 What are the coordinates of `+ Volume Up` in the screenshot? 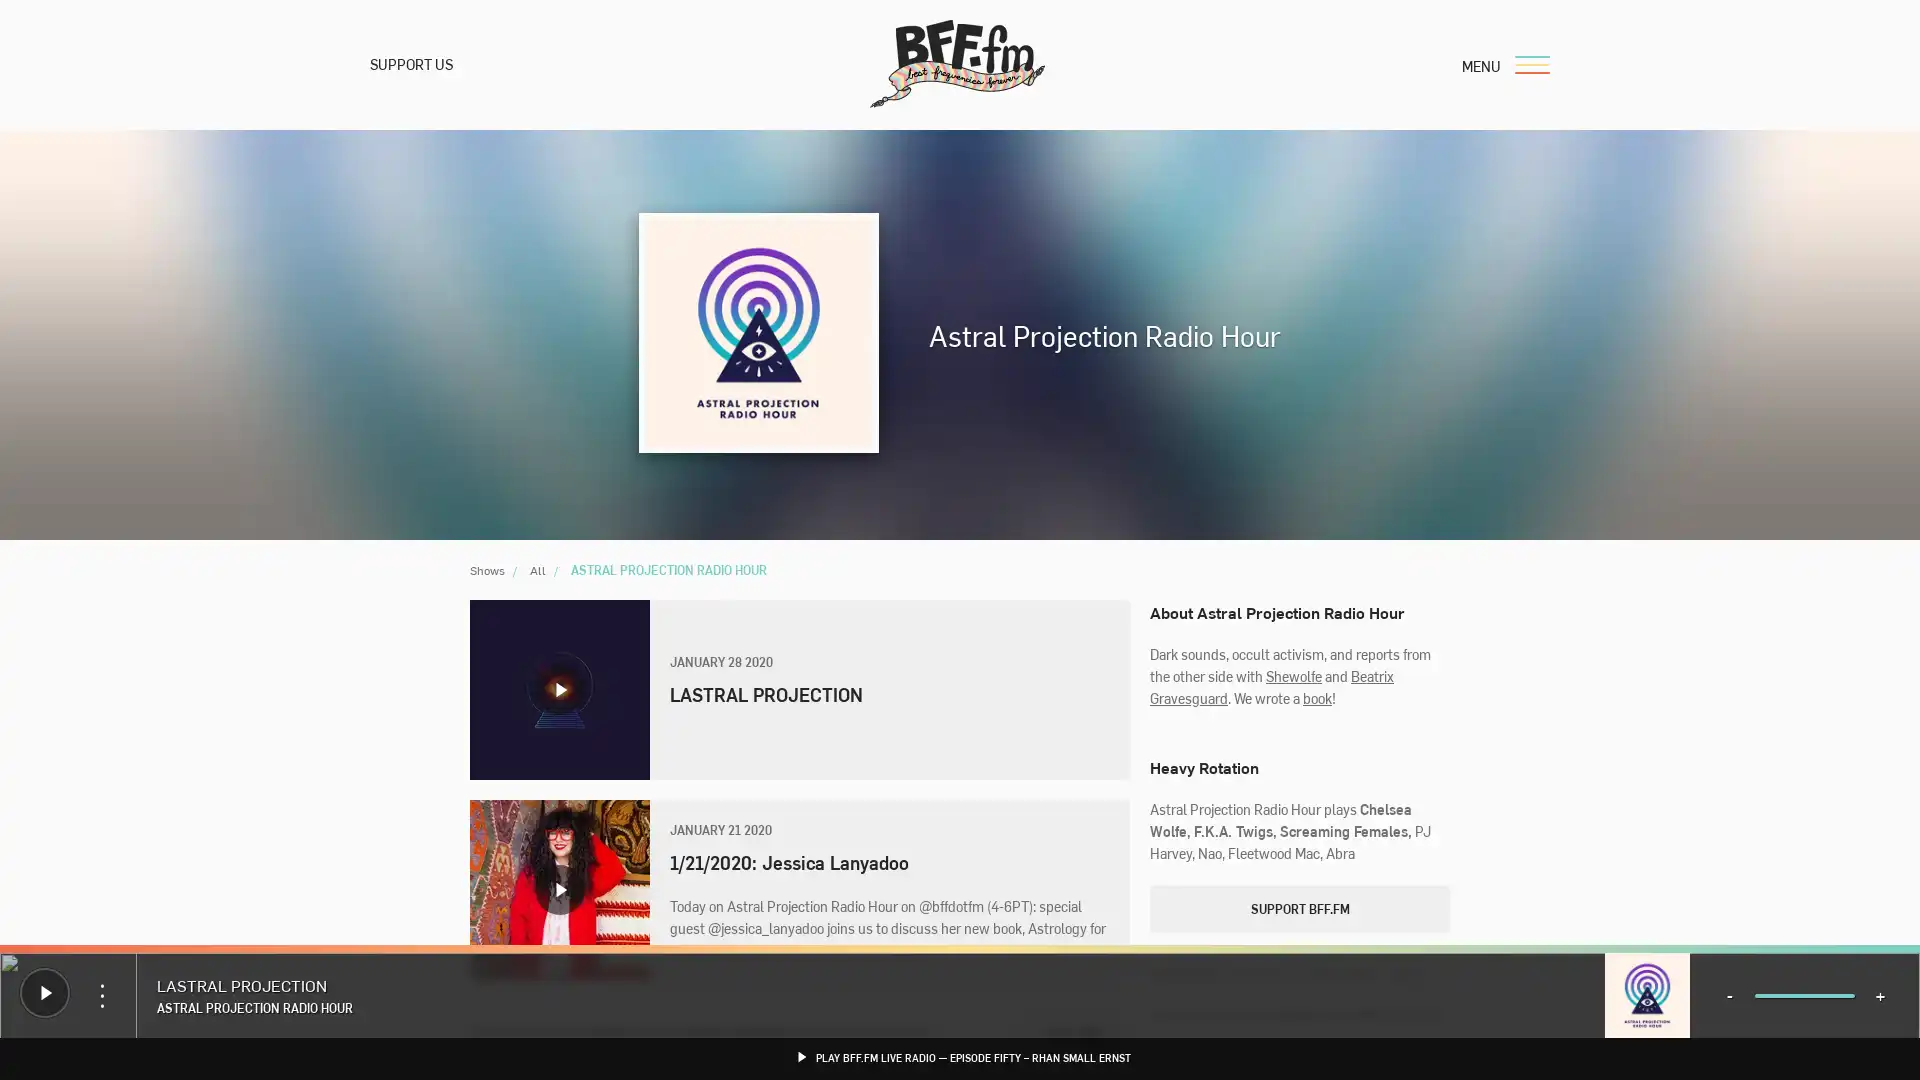 It's located at (1879, 995).